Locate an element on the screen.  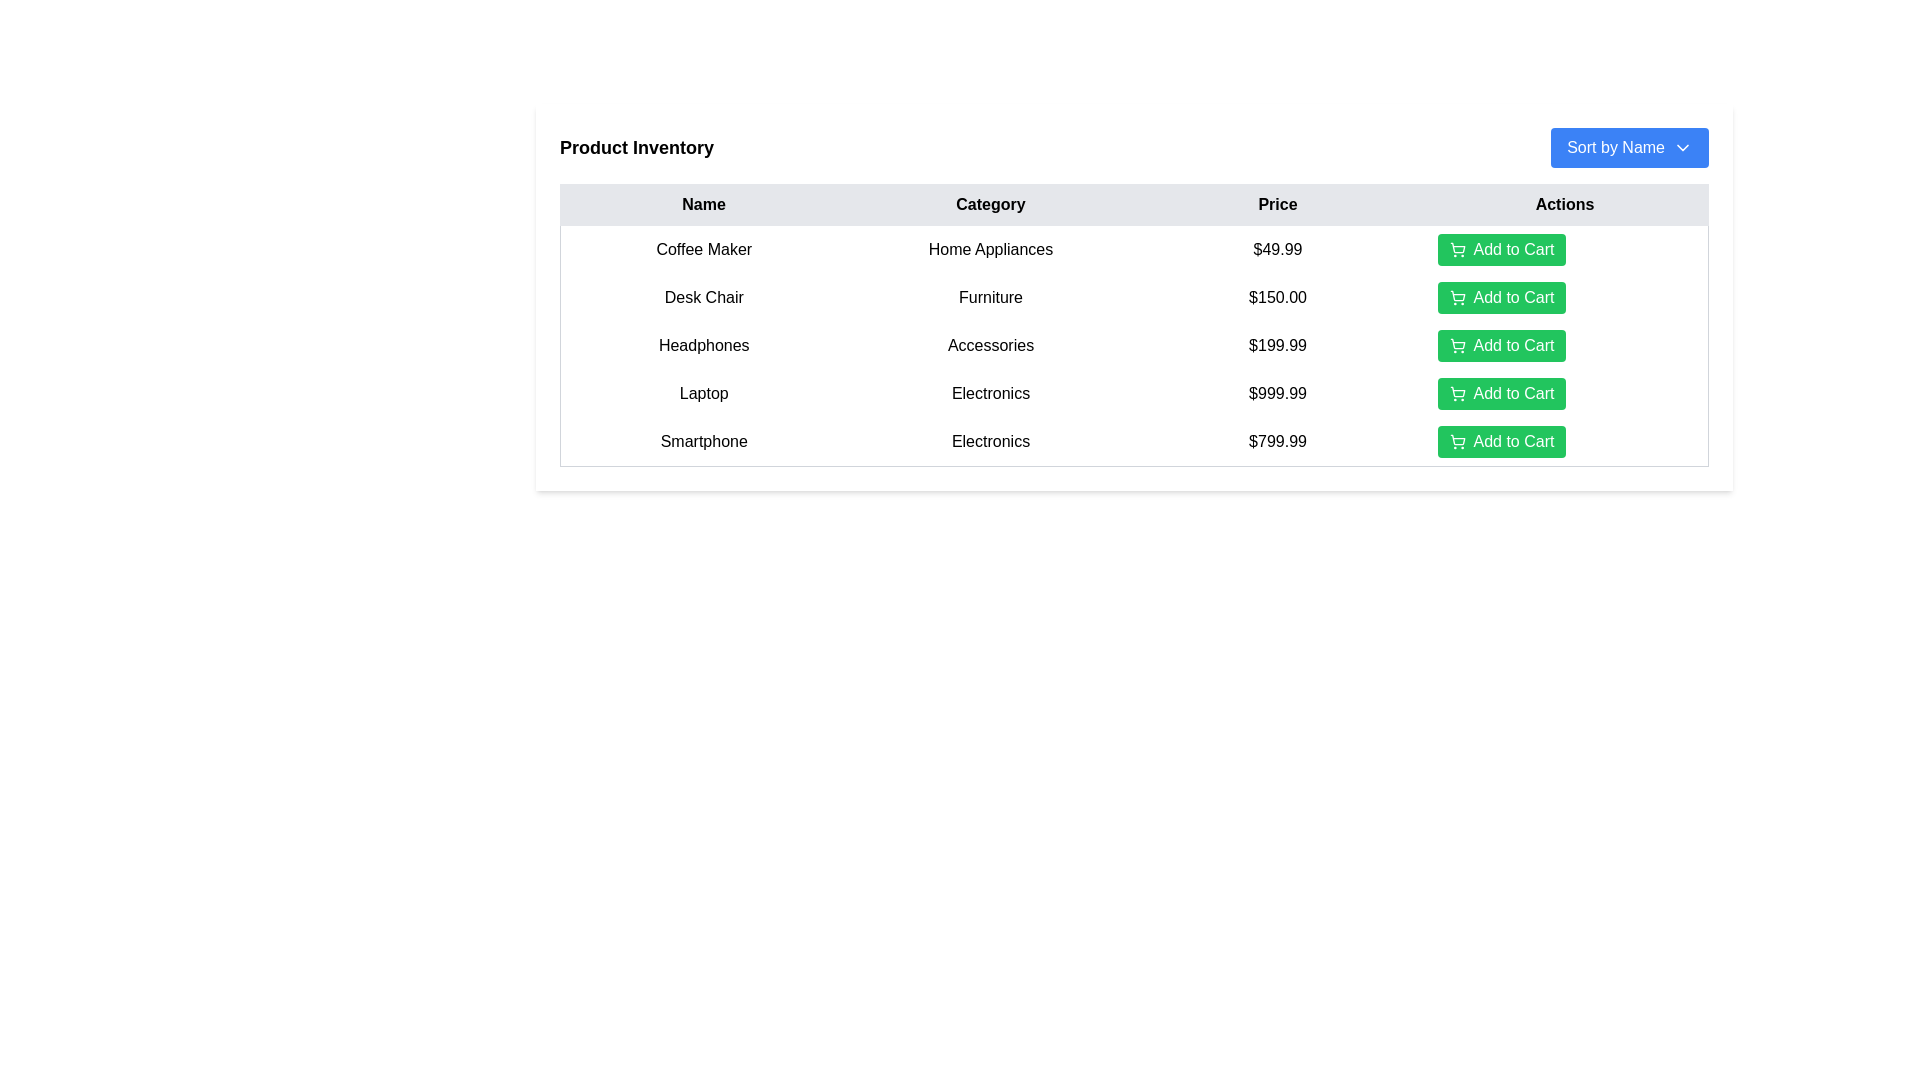
price value displayed in the Text label for the Smartphone located in the fourth row of the table, within the 'Price' column is located at coordinates (1276, 441).